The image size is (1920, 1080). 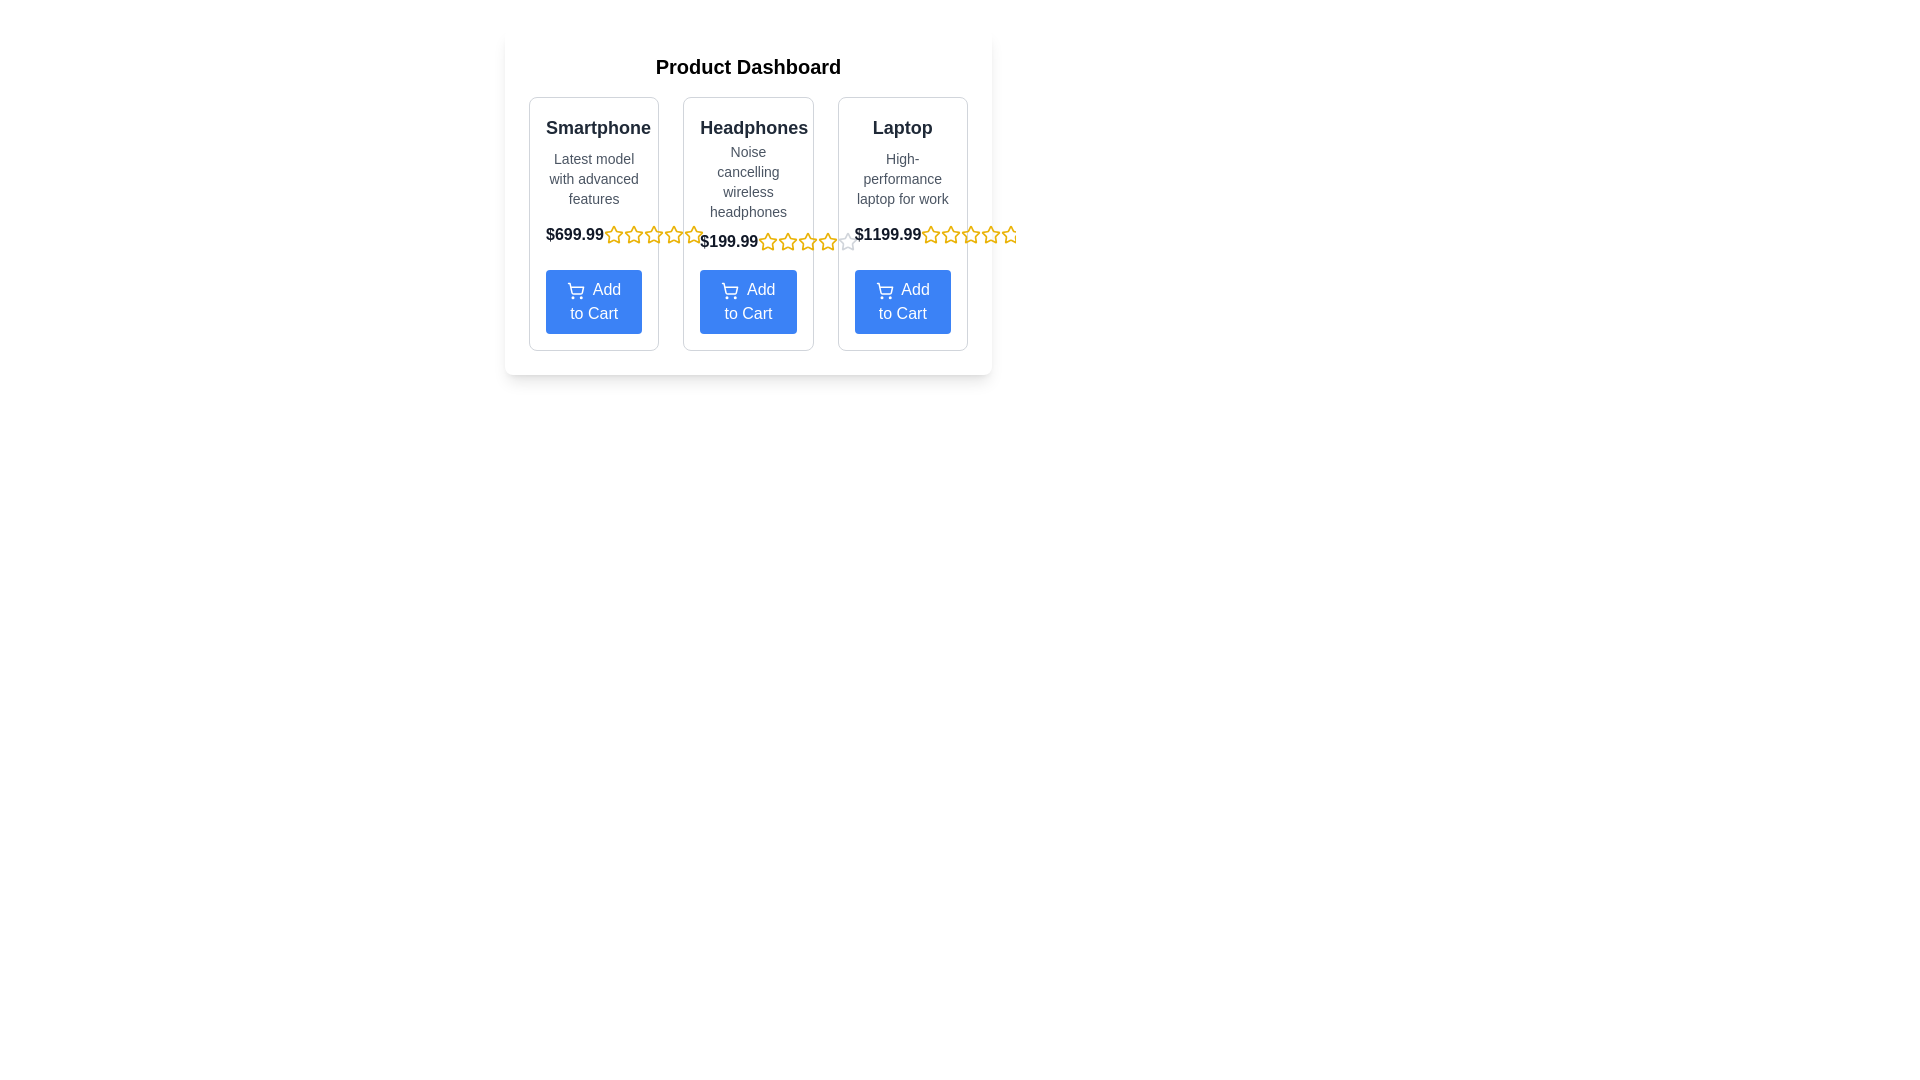 What do you see at coordinates (747, 241) in the screenshot?
I see `the price display element "$199.99" which is prominently bold and dark, located beneath the product description for 'Noise cancelling wireless headphones' and above the star rating feature` at bounding box center [747, 241].